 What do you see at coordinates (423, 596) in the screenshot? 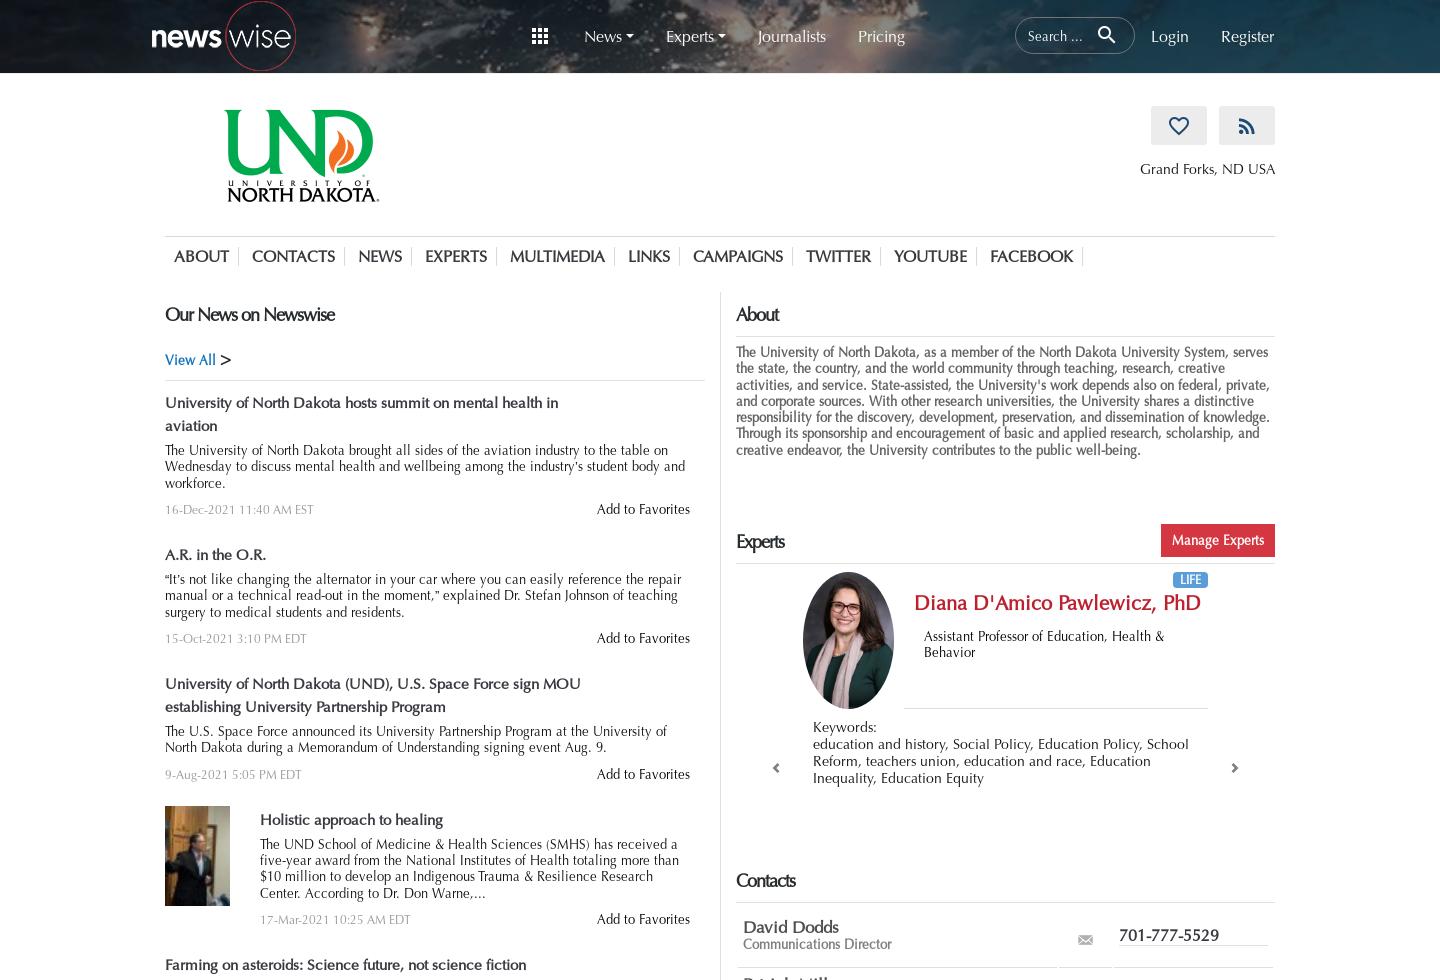
I see `'“It’s not like changing the alternator in your car where you can easily reference the repair manual or a technical read-out in the moment,” explained Dr. Stefan Johnson of teaching surgery to medical students and residents.'` at bounding box center [423, 596].